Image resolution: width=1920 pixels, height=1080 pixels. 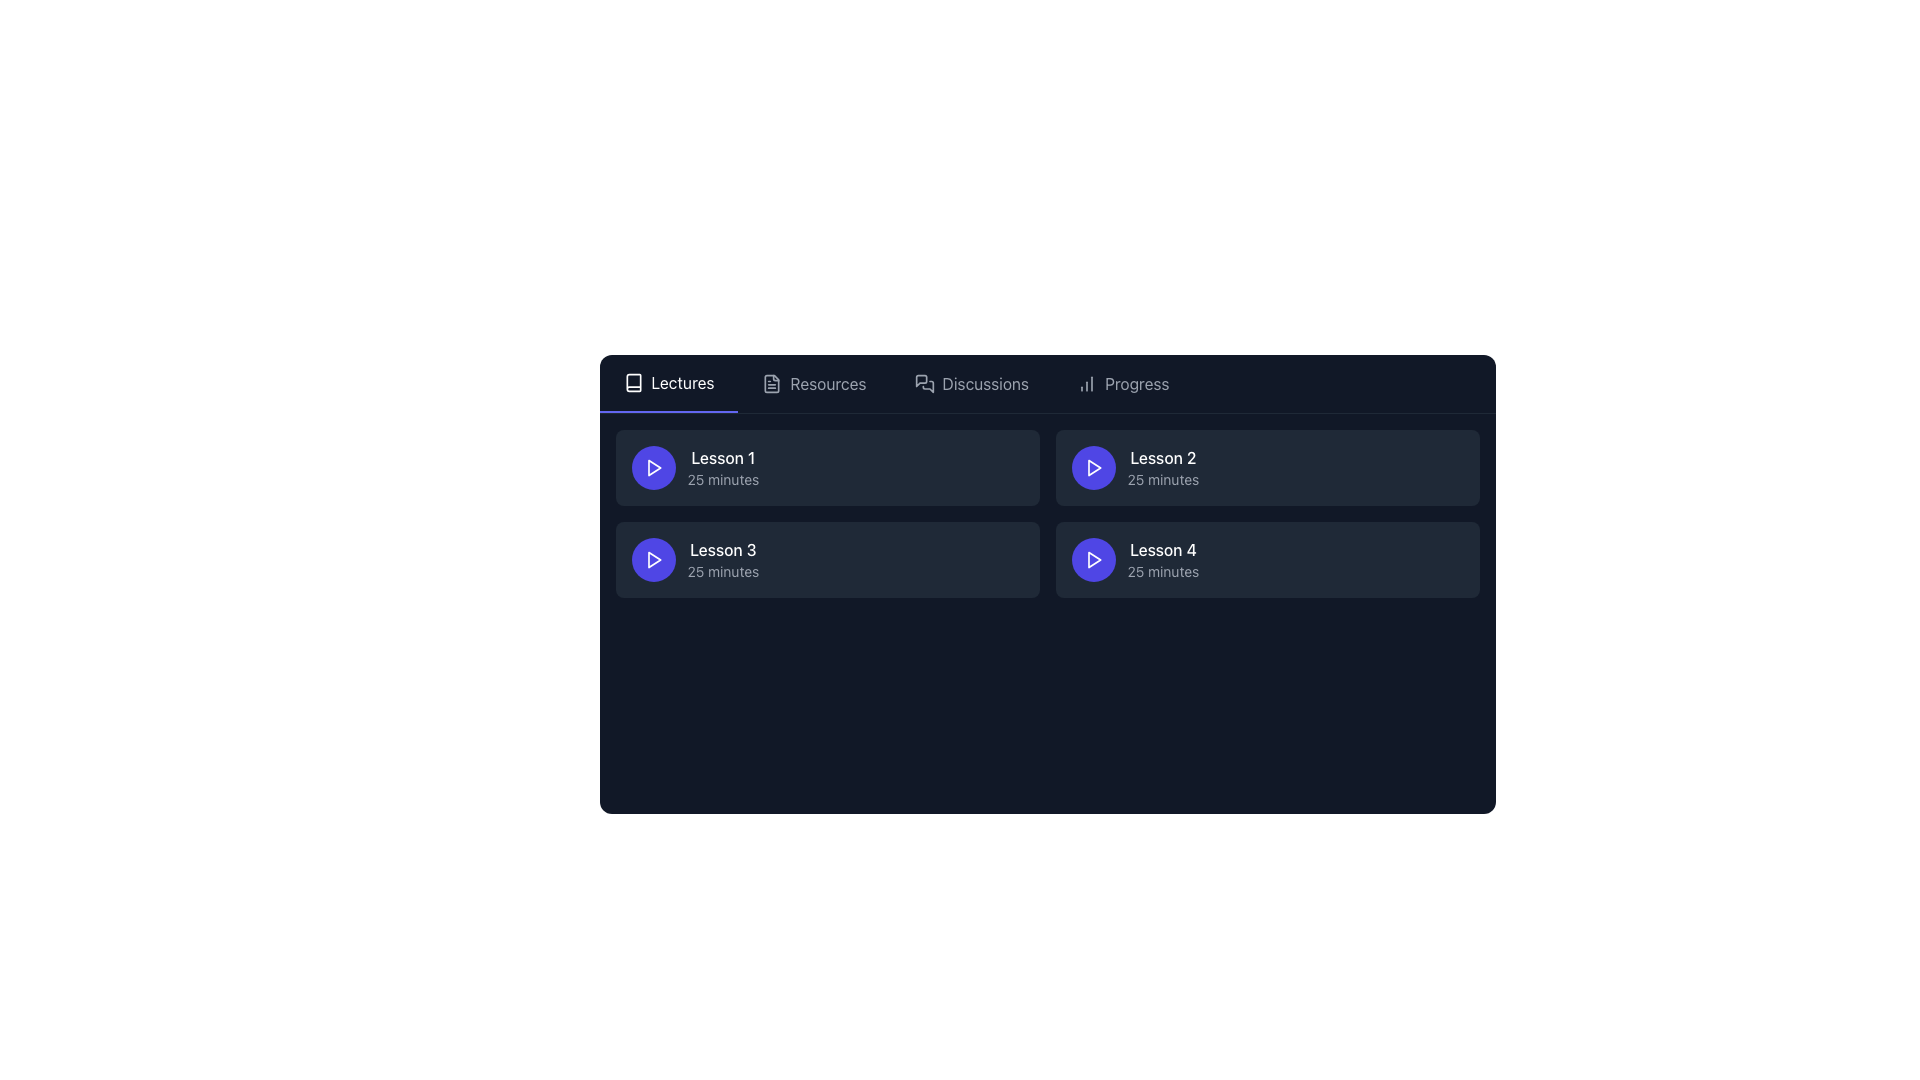 I want to click on the Discussions tab icon located in the top navigation bar, to the left of the text 'Discussions', so click(x=923, y=384).